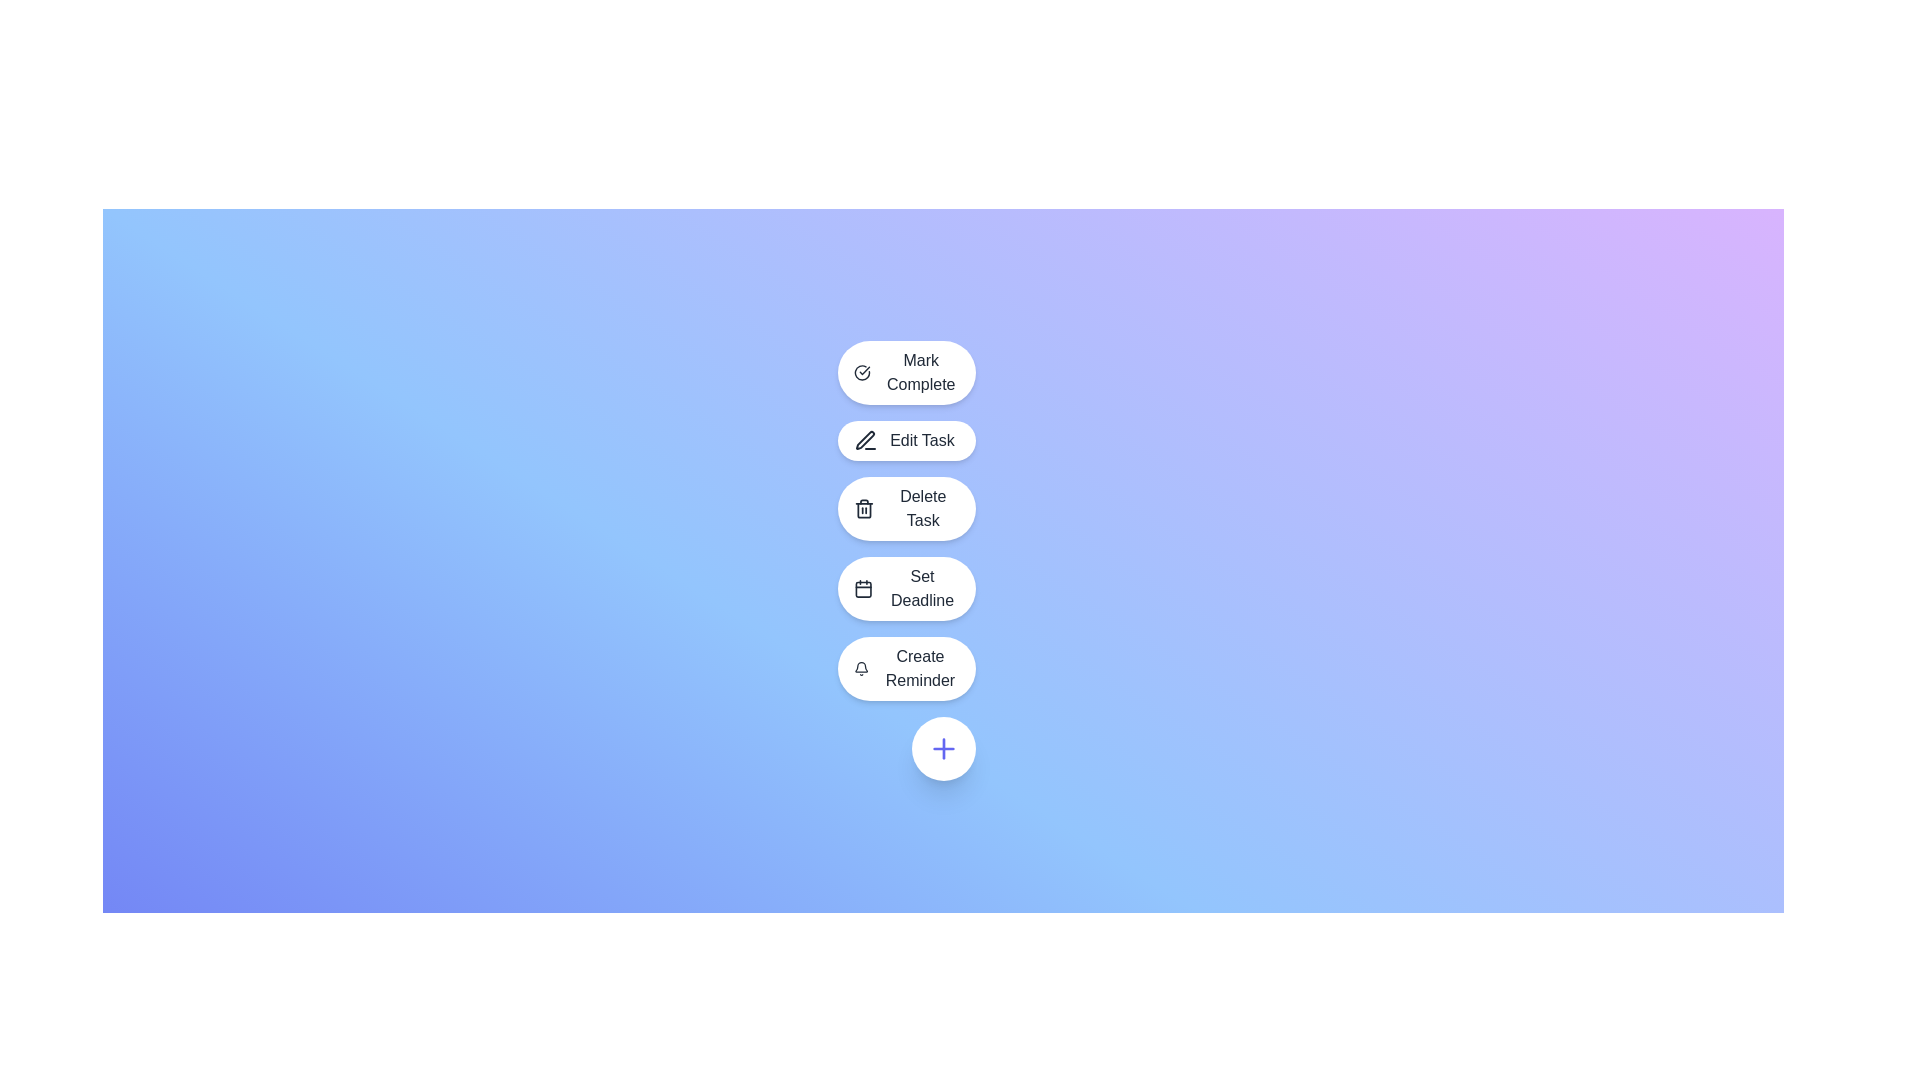 The width and height of the screenshot is (1920, 1080). What do you see at coordinates (864, 508) in the screenshot?
I see `the 'Delete Task' button, which is represented by a trashcan-shaped icon with dark gray strokes in a vertical list of rounded buttons` at bounding box center [864, 508].